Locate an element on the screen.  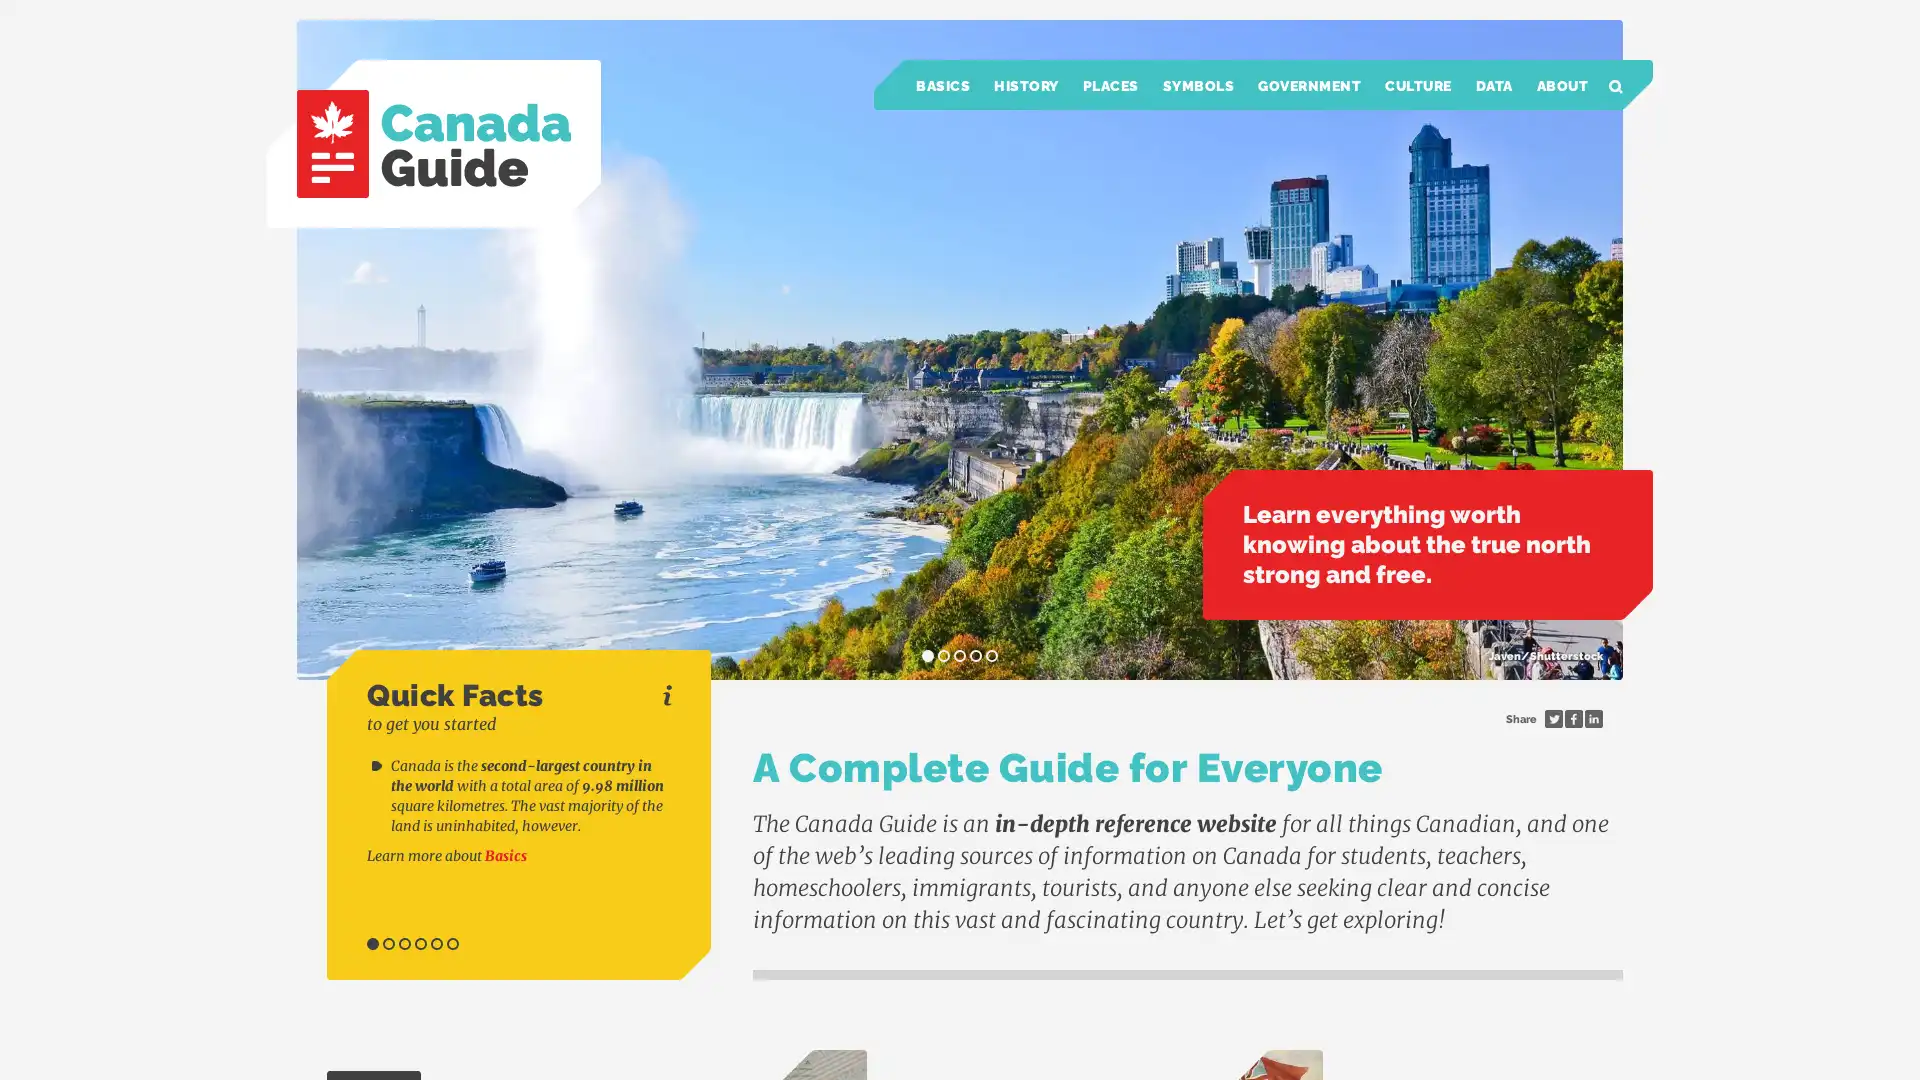
Go to slide 2 is located at coordinates (943, 655).